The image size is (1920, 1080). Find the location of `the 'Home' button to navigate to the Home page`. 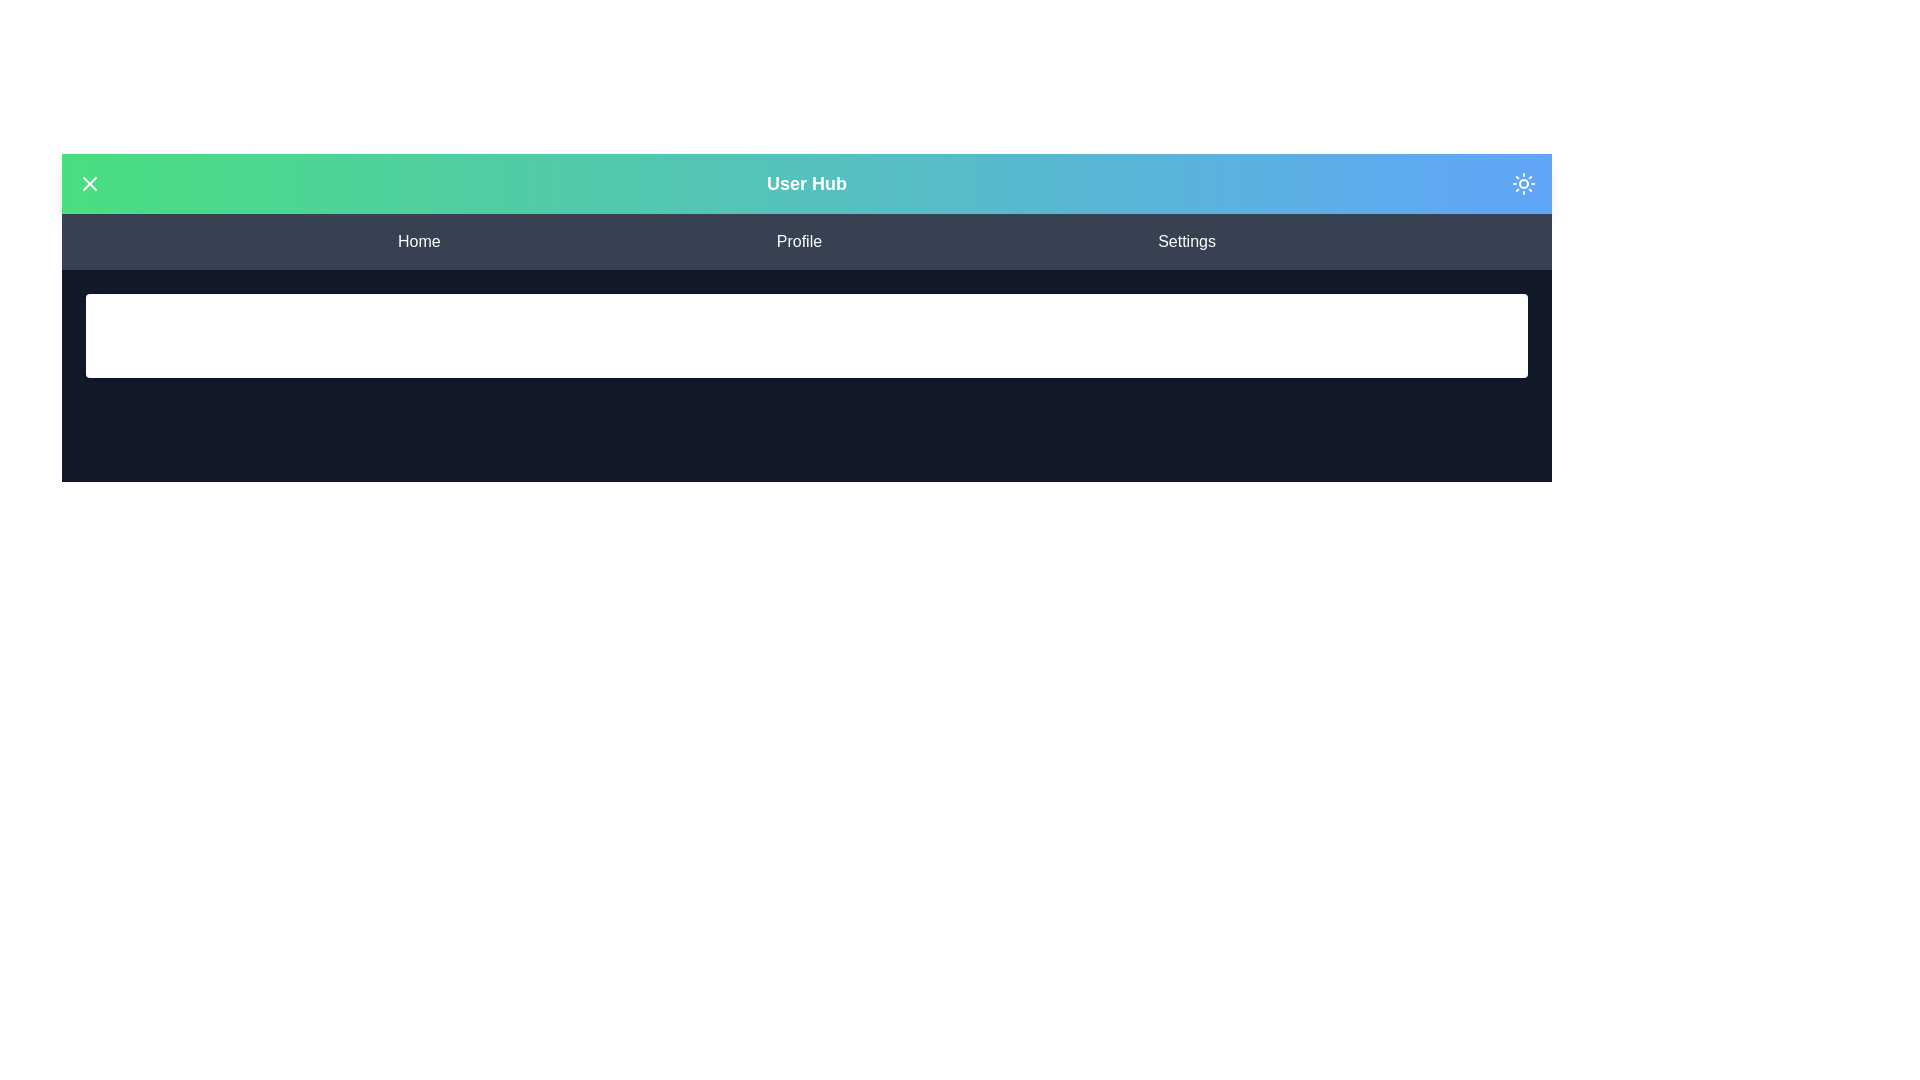

the 'Home' button to navigate to the Home page is located at coordinates (417, 241).